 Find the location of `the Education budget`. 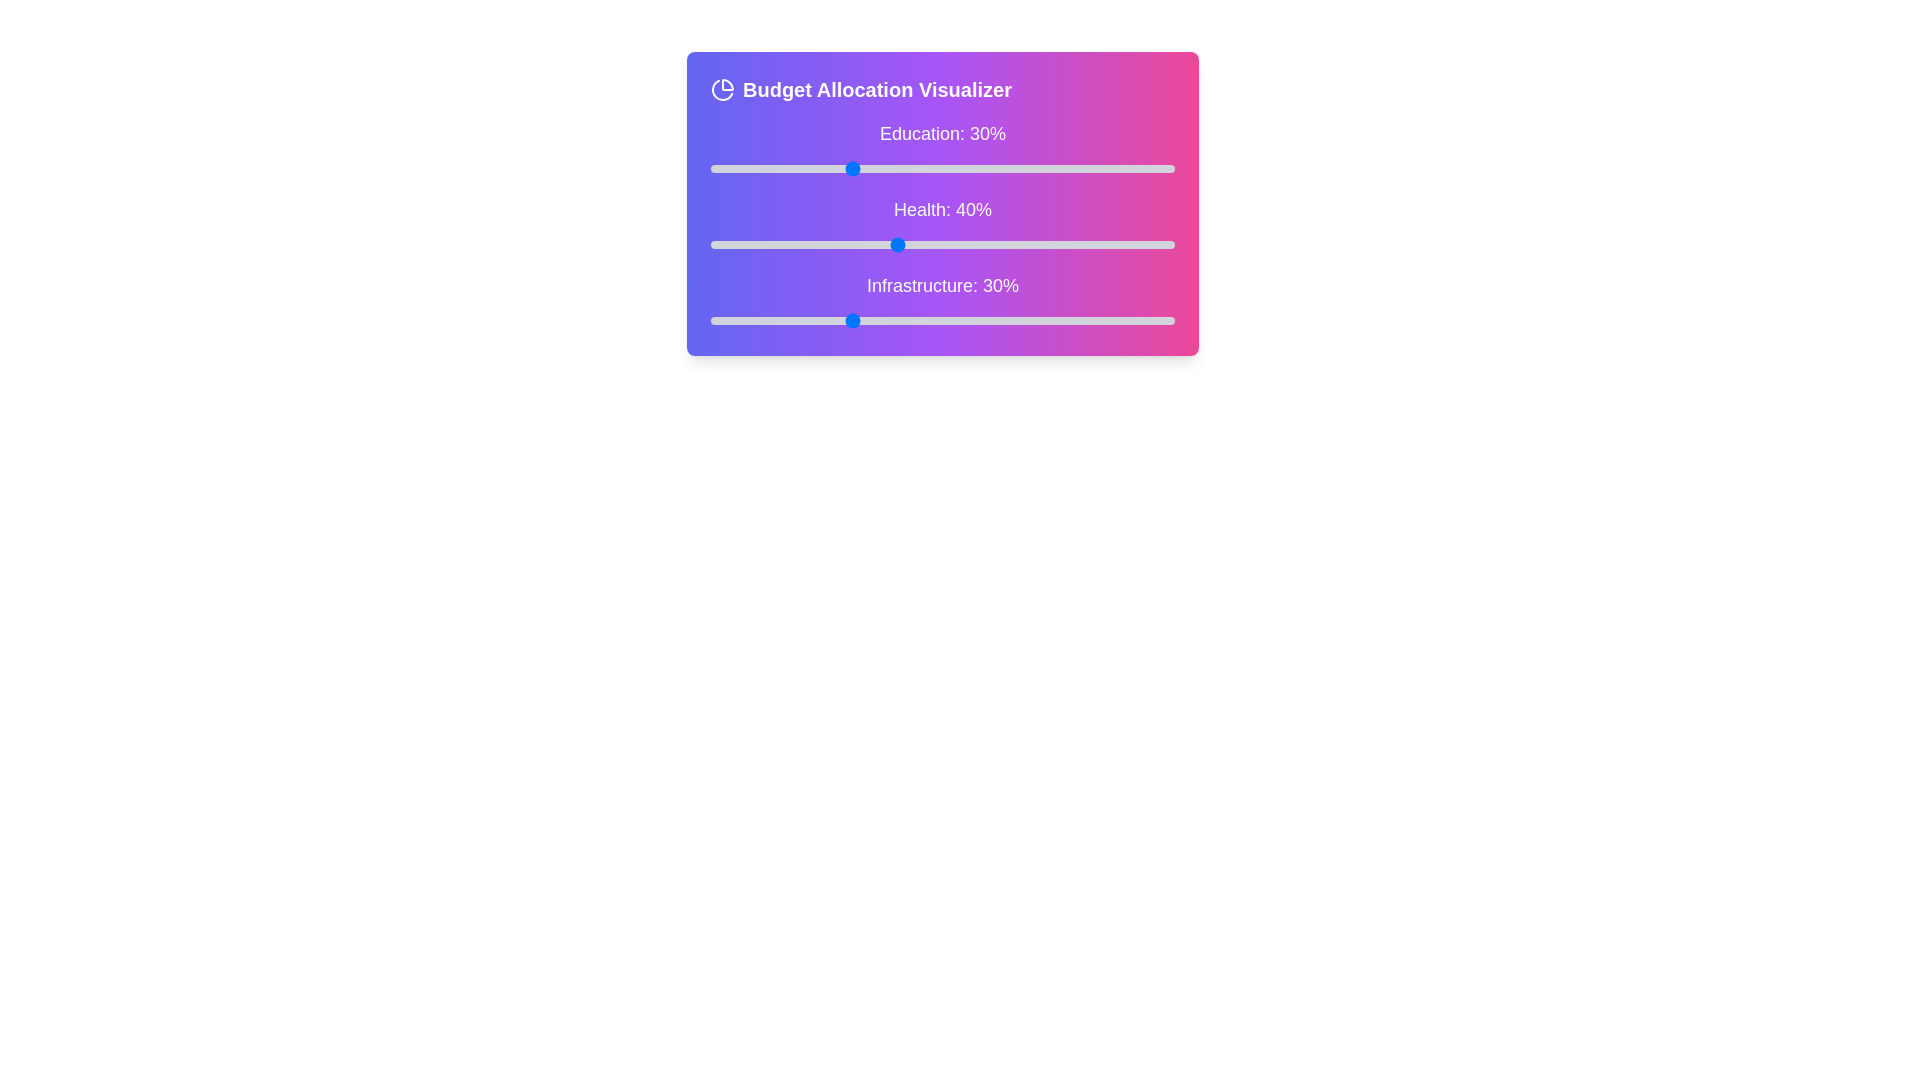

the Education budget is located at coordinates (859, 168).